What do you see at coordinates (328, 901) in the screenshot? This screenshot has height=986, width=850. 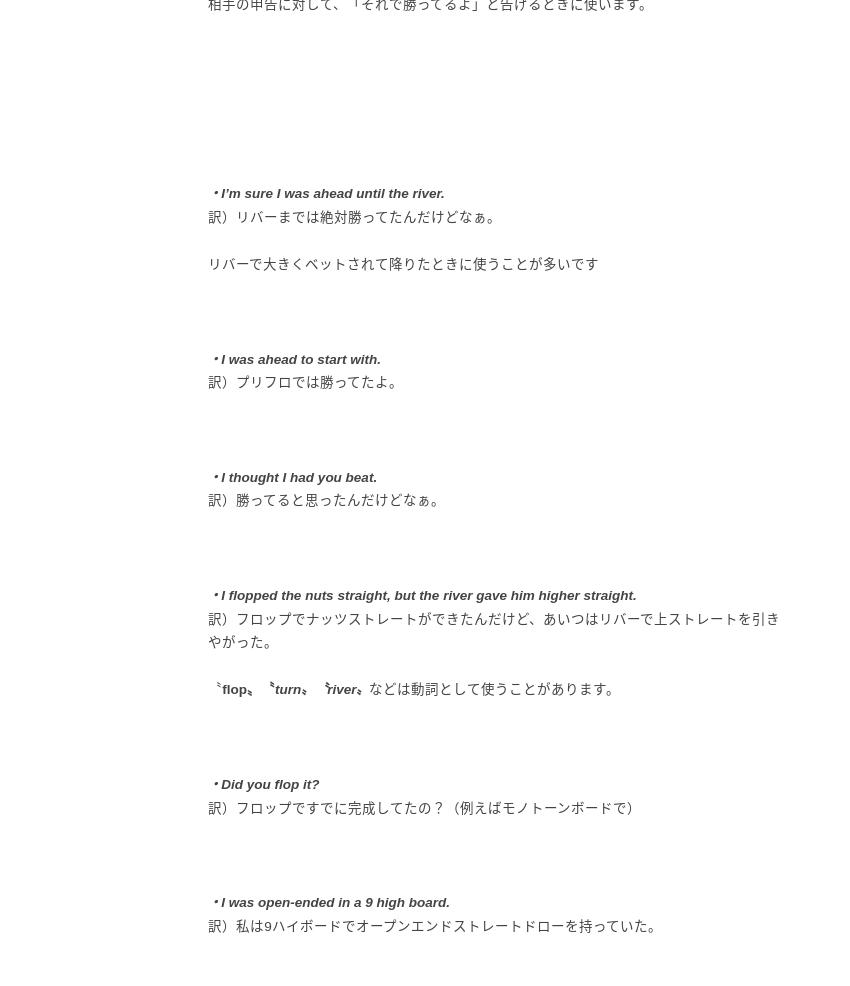 I see `'・I was open-ended in a 9 high board.'` at bounding box center [328, 901].